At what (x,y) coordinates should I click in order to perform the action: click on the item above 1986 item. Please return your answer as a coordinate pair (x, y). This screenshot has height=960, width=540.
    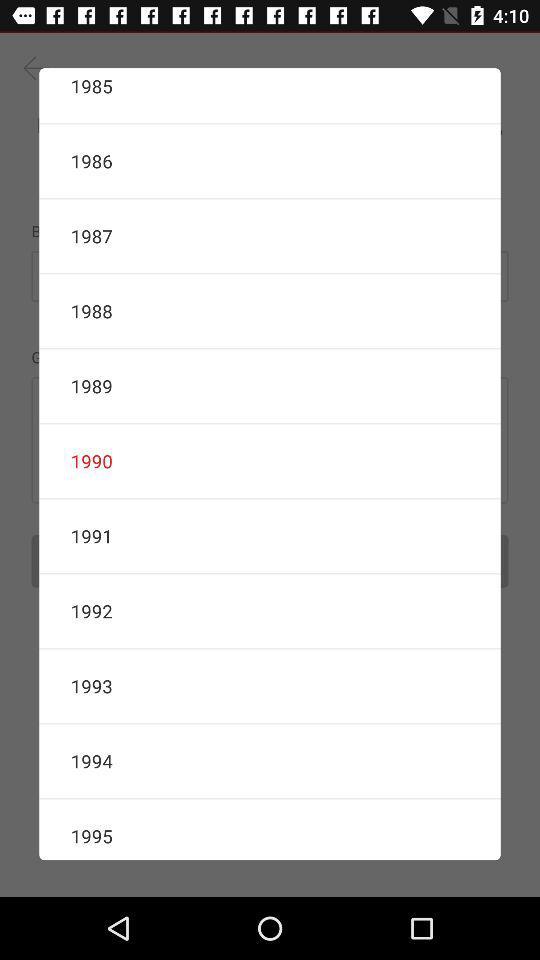
    Looking at the image, I should click on (270, 95).